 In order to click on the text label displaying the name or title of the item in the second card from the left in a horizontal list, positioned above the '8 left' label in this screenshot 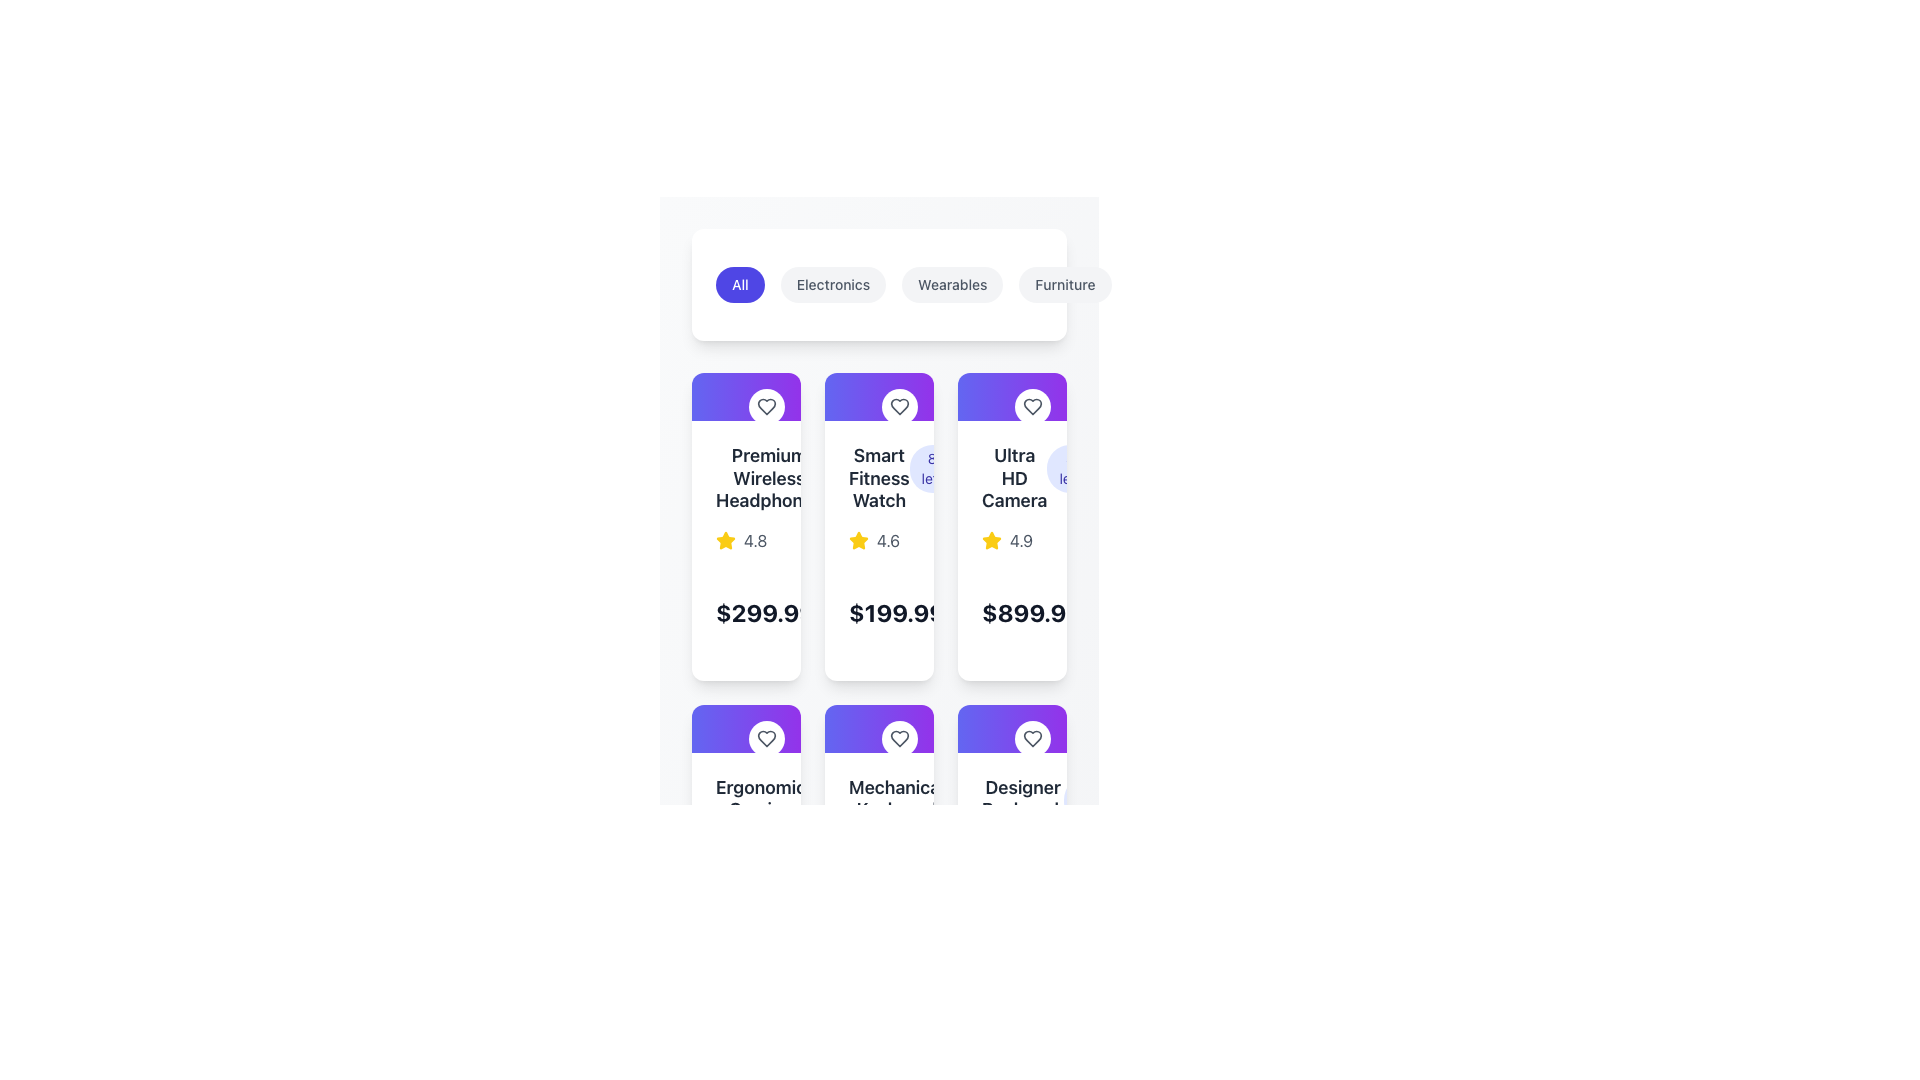, I will do `click(879, 478)`.